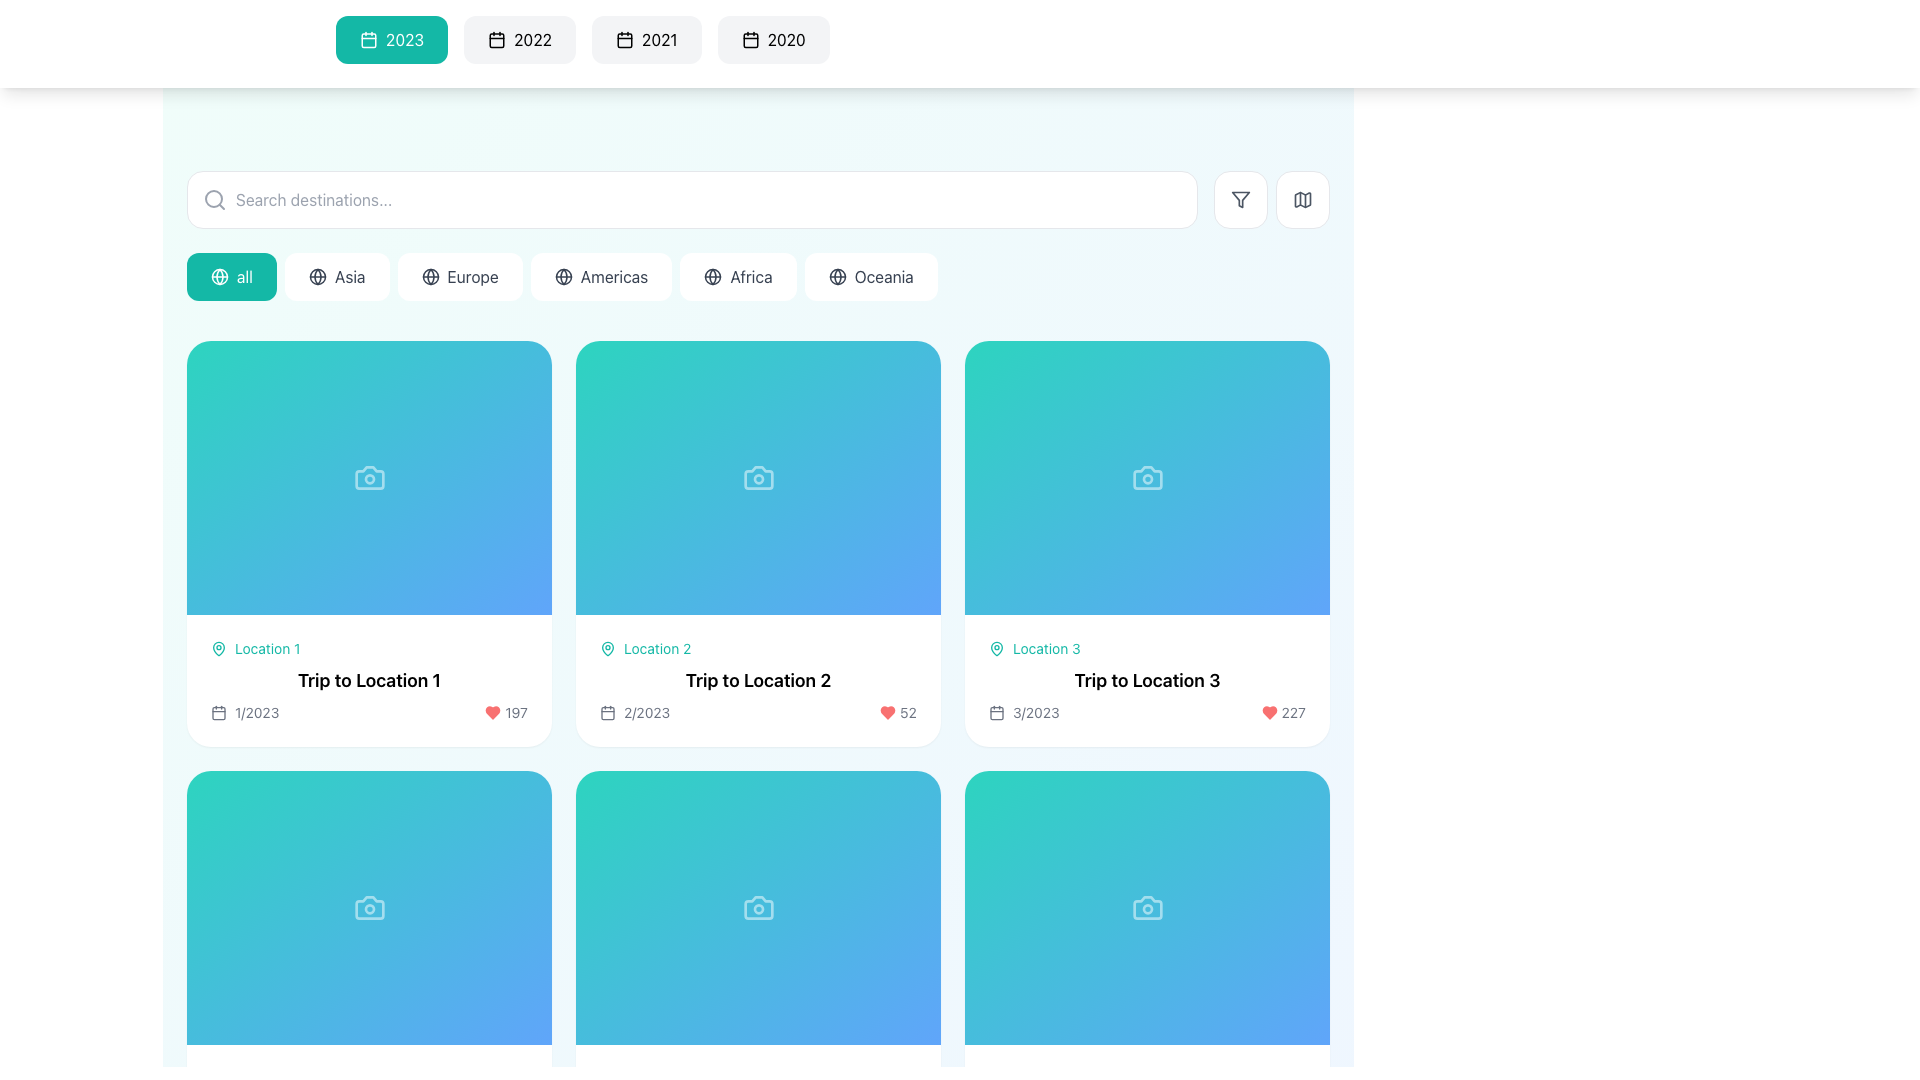  What do you see at coordinates (369, 907) in the screenshot?
I see `the icon representing a missing image in the bottom-right item of the photo grid under 'Trending Photos'` at bounding box center [369, 907].